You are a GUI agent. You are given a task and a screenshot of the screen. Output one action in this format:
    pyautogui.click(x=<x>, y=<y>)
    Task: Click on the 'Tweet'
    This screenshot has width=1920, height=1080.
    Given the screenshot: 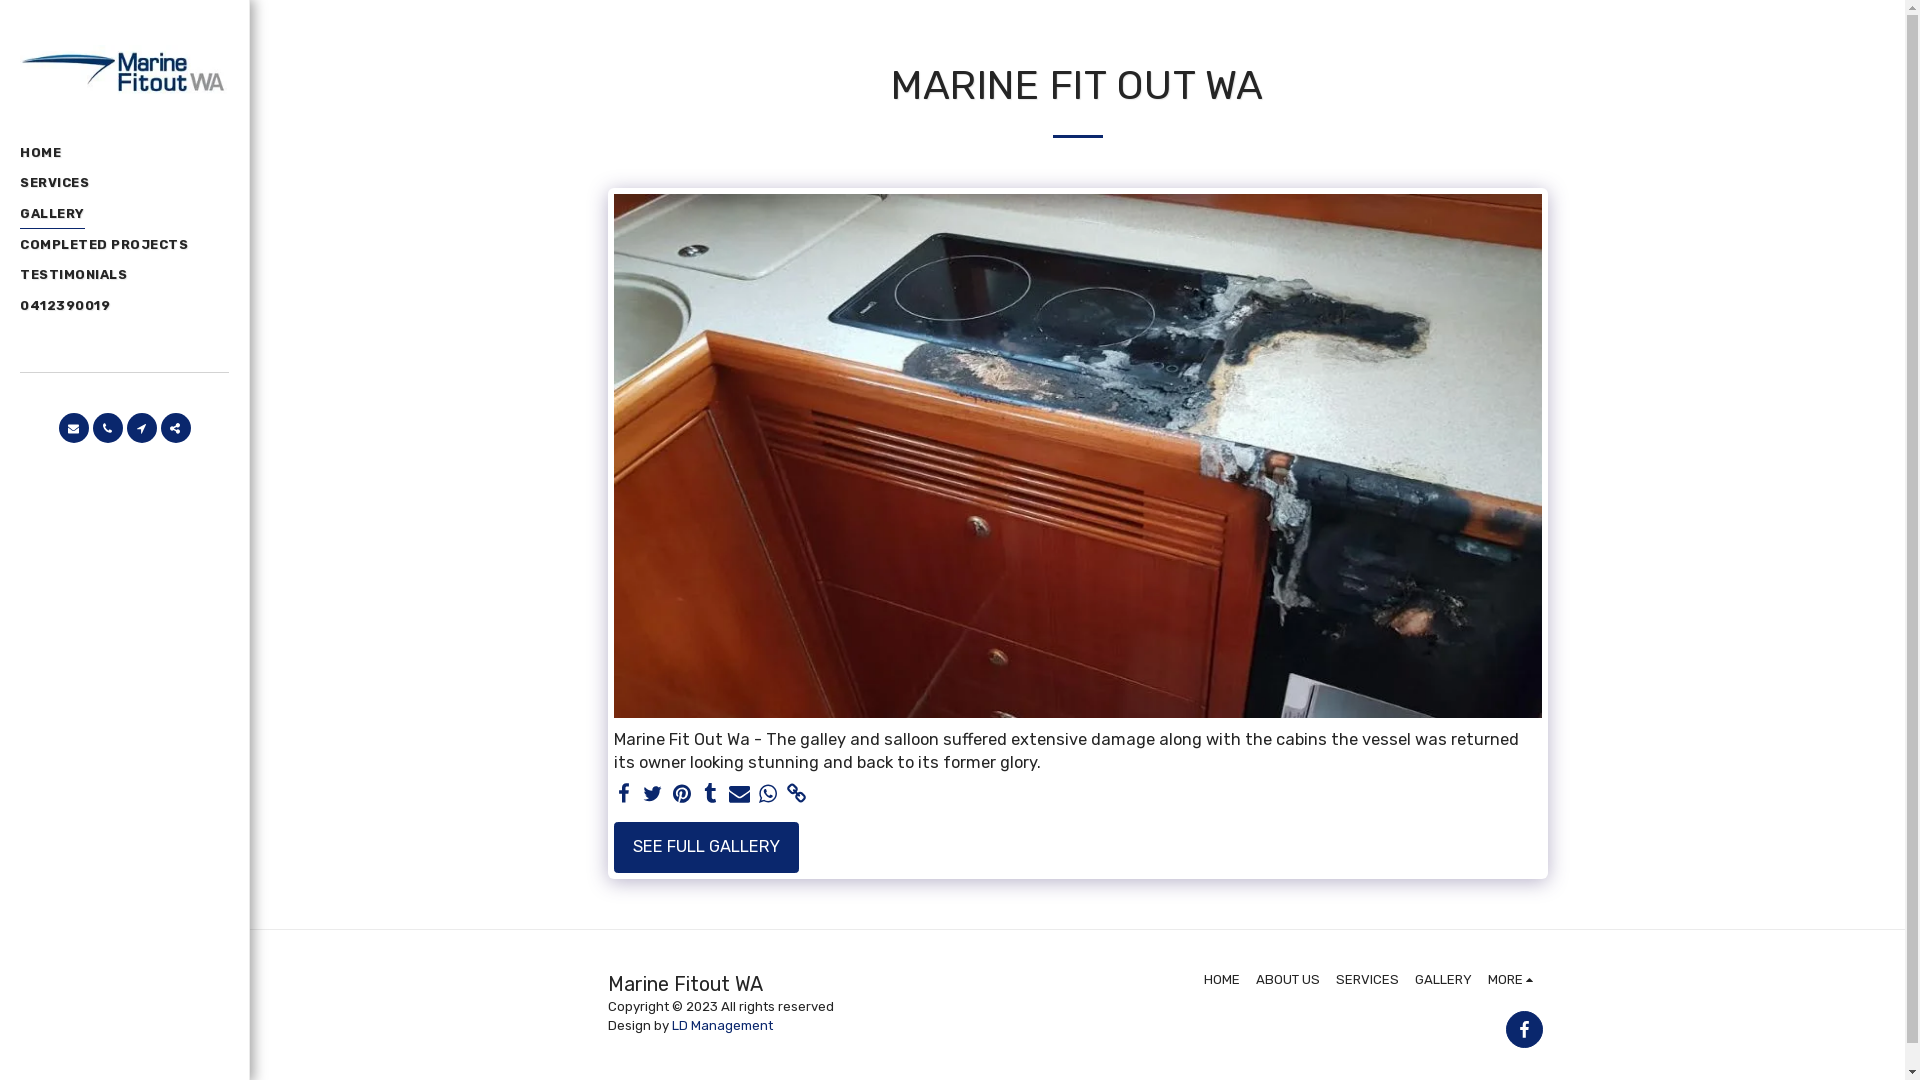 What is the action you would take?
    pyautogui.click(x=652, y=793)
    